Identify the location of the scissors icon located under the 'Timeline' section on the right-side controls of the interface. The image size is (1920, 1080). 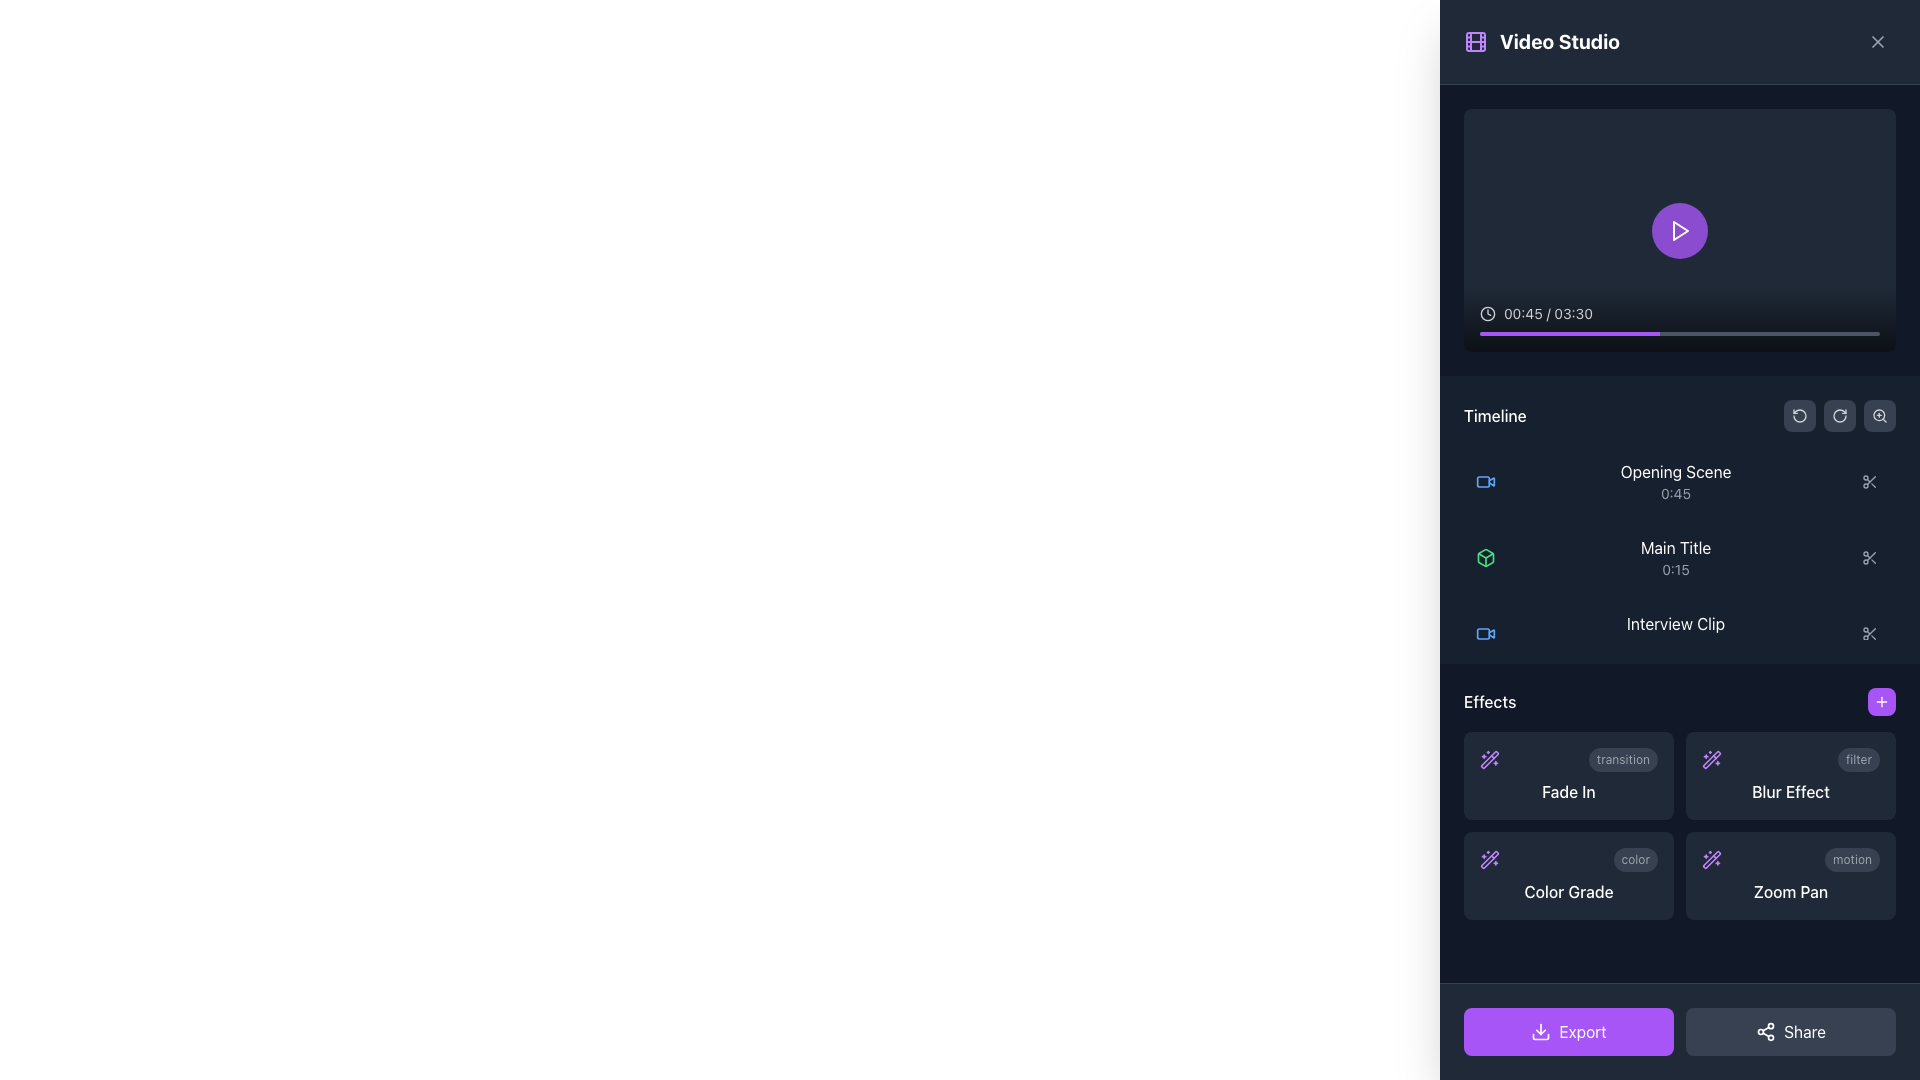
(1869, 482).